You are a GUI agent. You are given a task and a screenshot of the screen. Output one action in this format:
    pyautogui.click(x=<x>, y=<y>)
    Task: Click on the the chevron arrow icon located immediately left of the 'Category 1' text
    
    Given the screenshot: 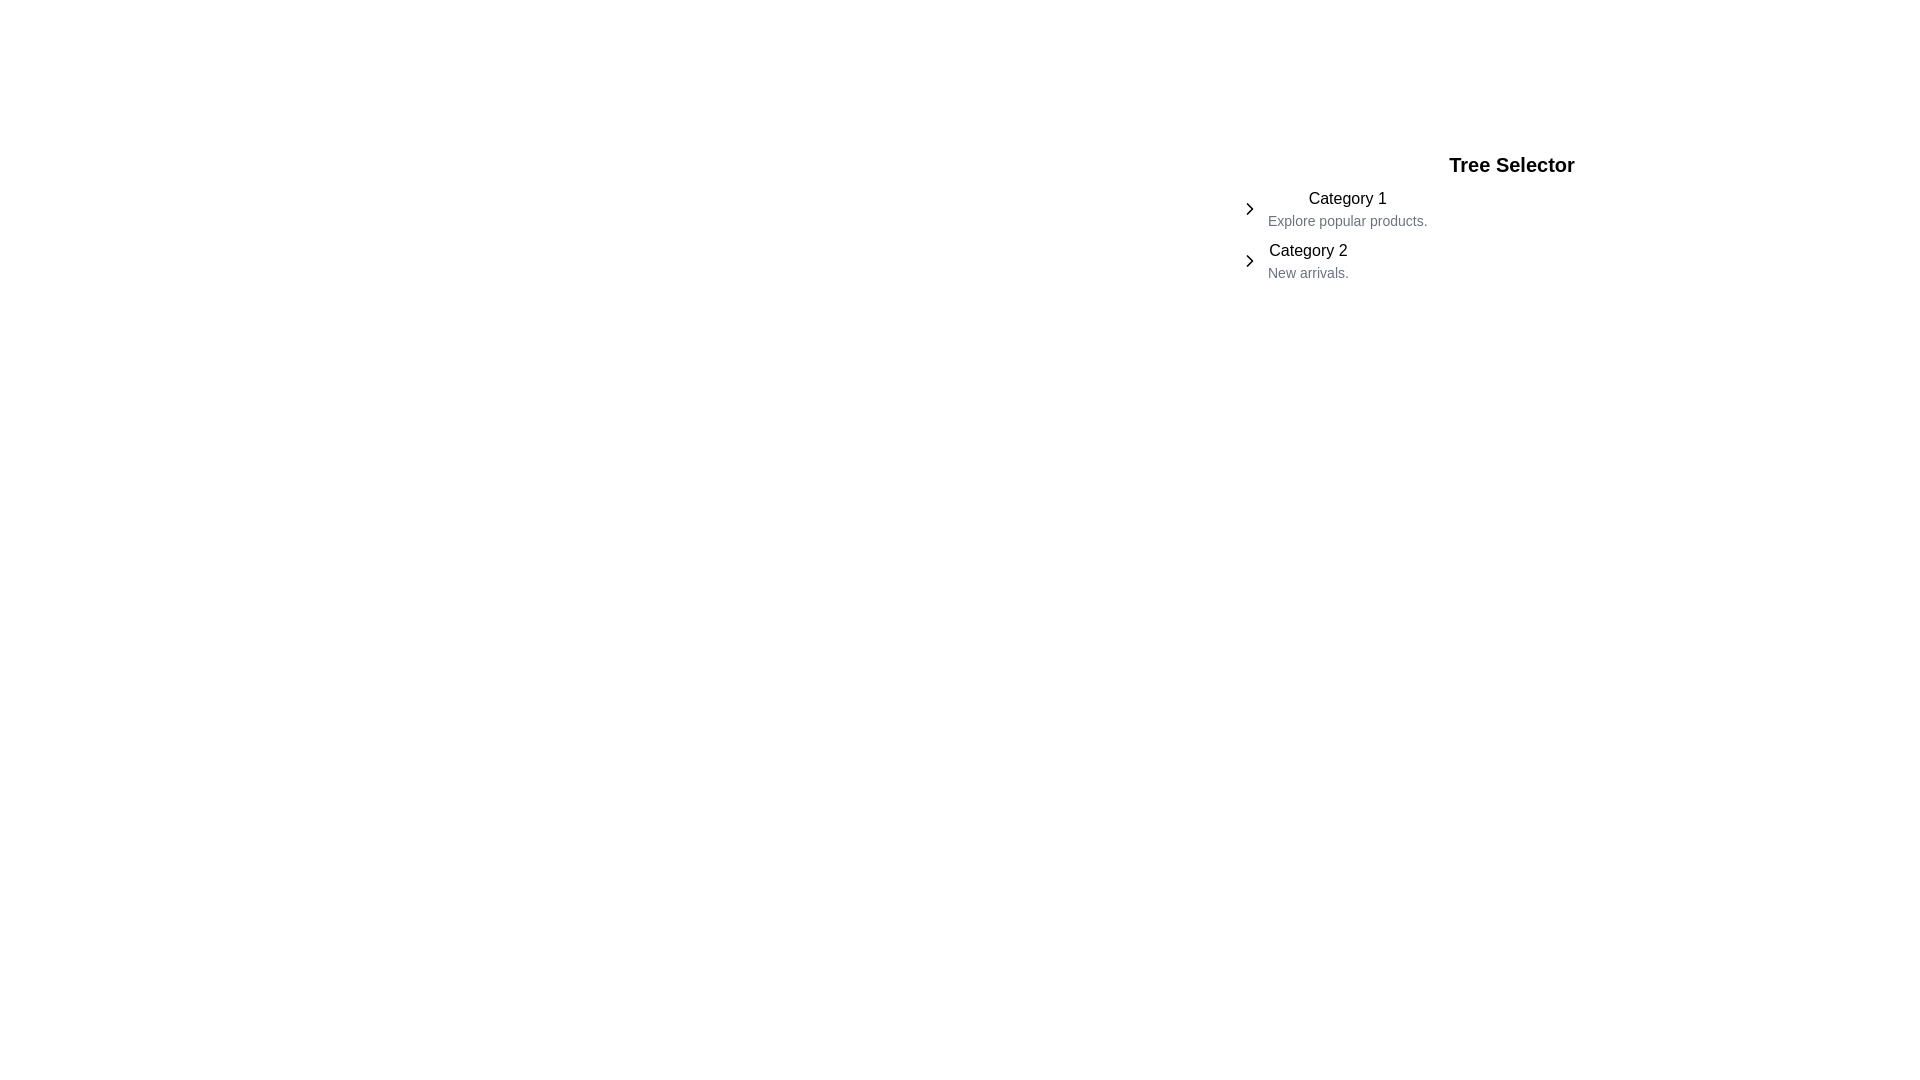 What is the action you would take?
    pyautogui.click(x=1248, y=208)
    